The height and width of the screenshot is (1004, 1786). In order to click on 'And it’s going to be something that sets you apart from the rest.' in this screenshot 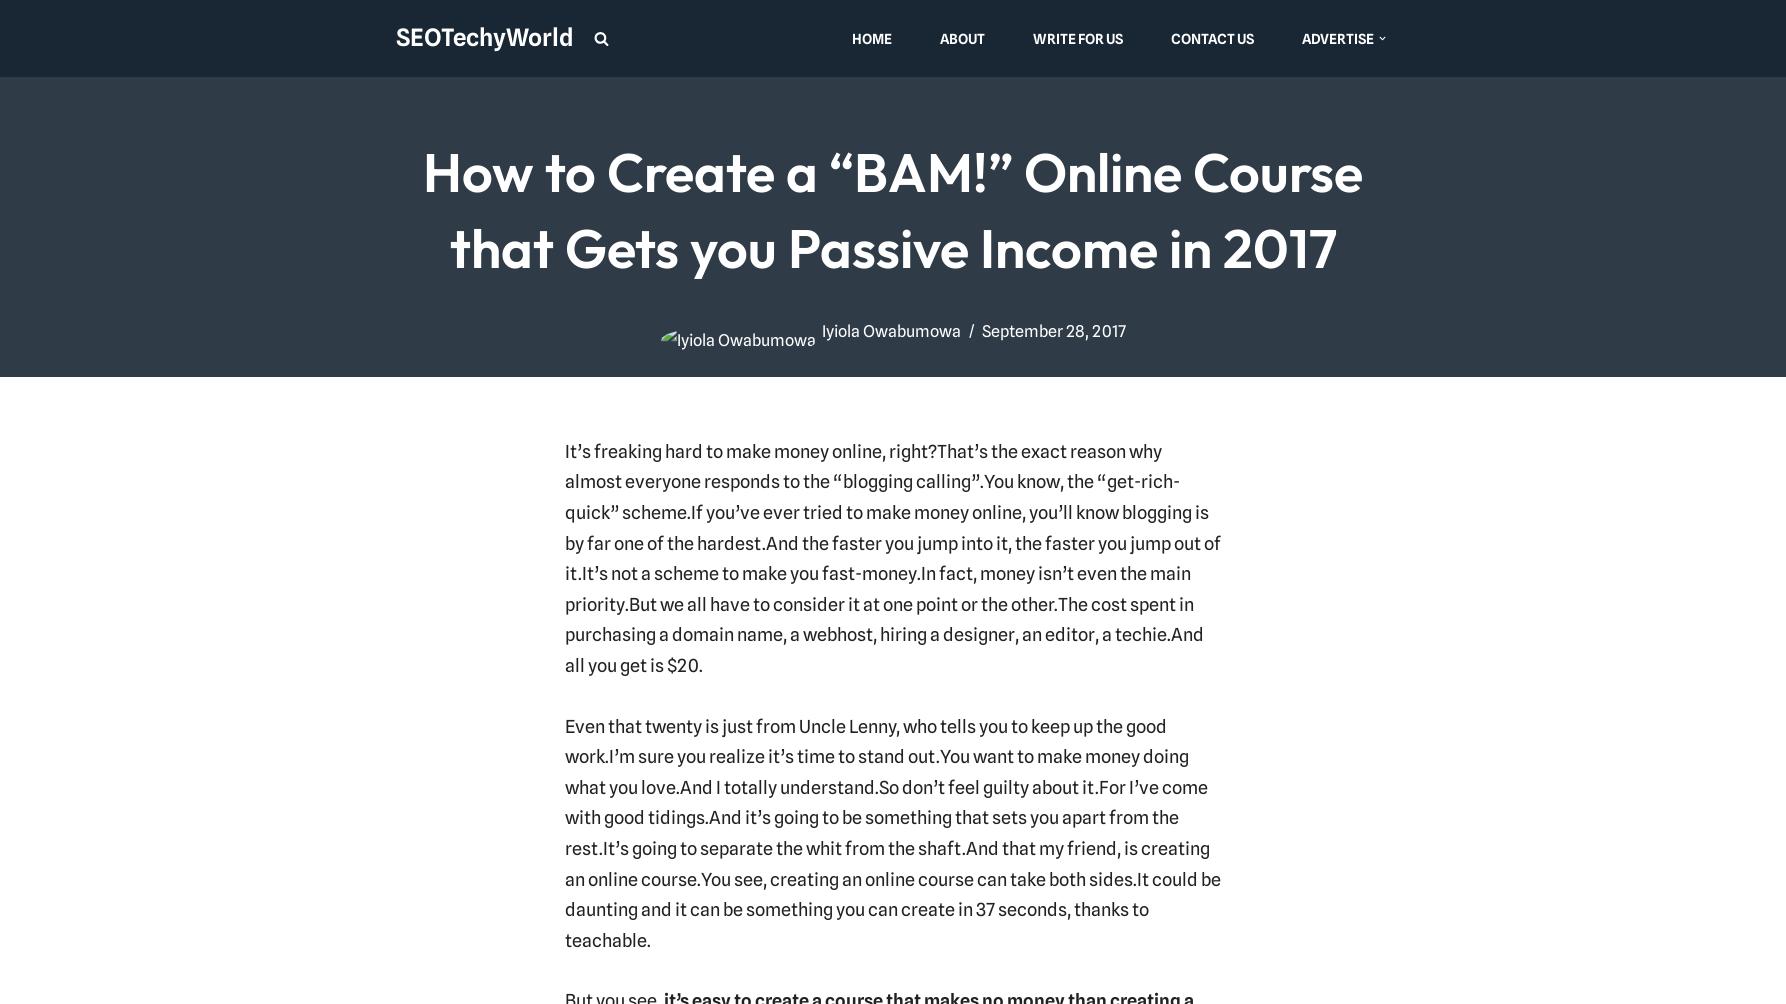, I will do `click(563, 832)`.